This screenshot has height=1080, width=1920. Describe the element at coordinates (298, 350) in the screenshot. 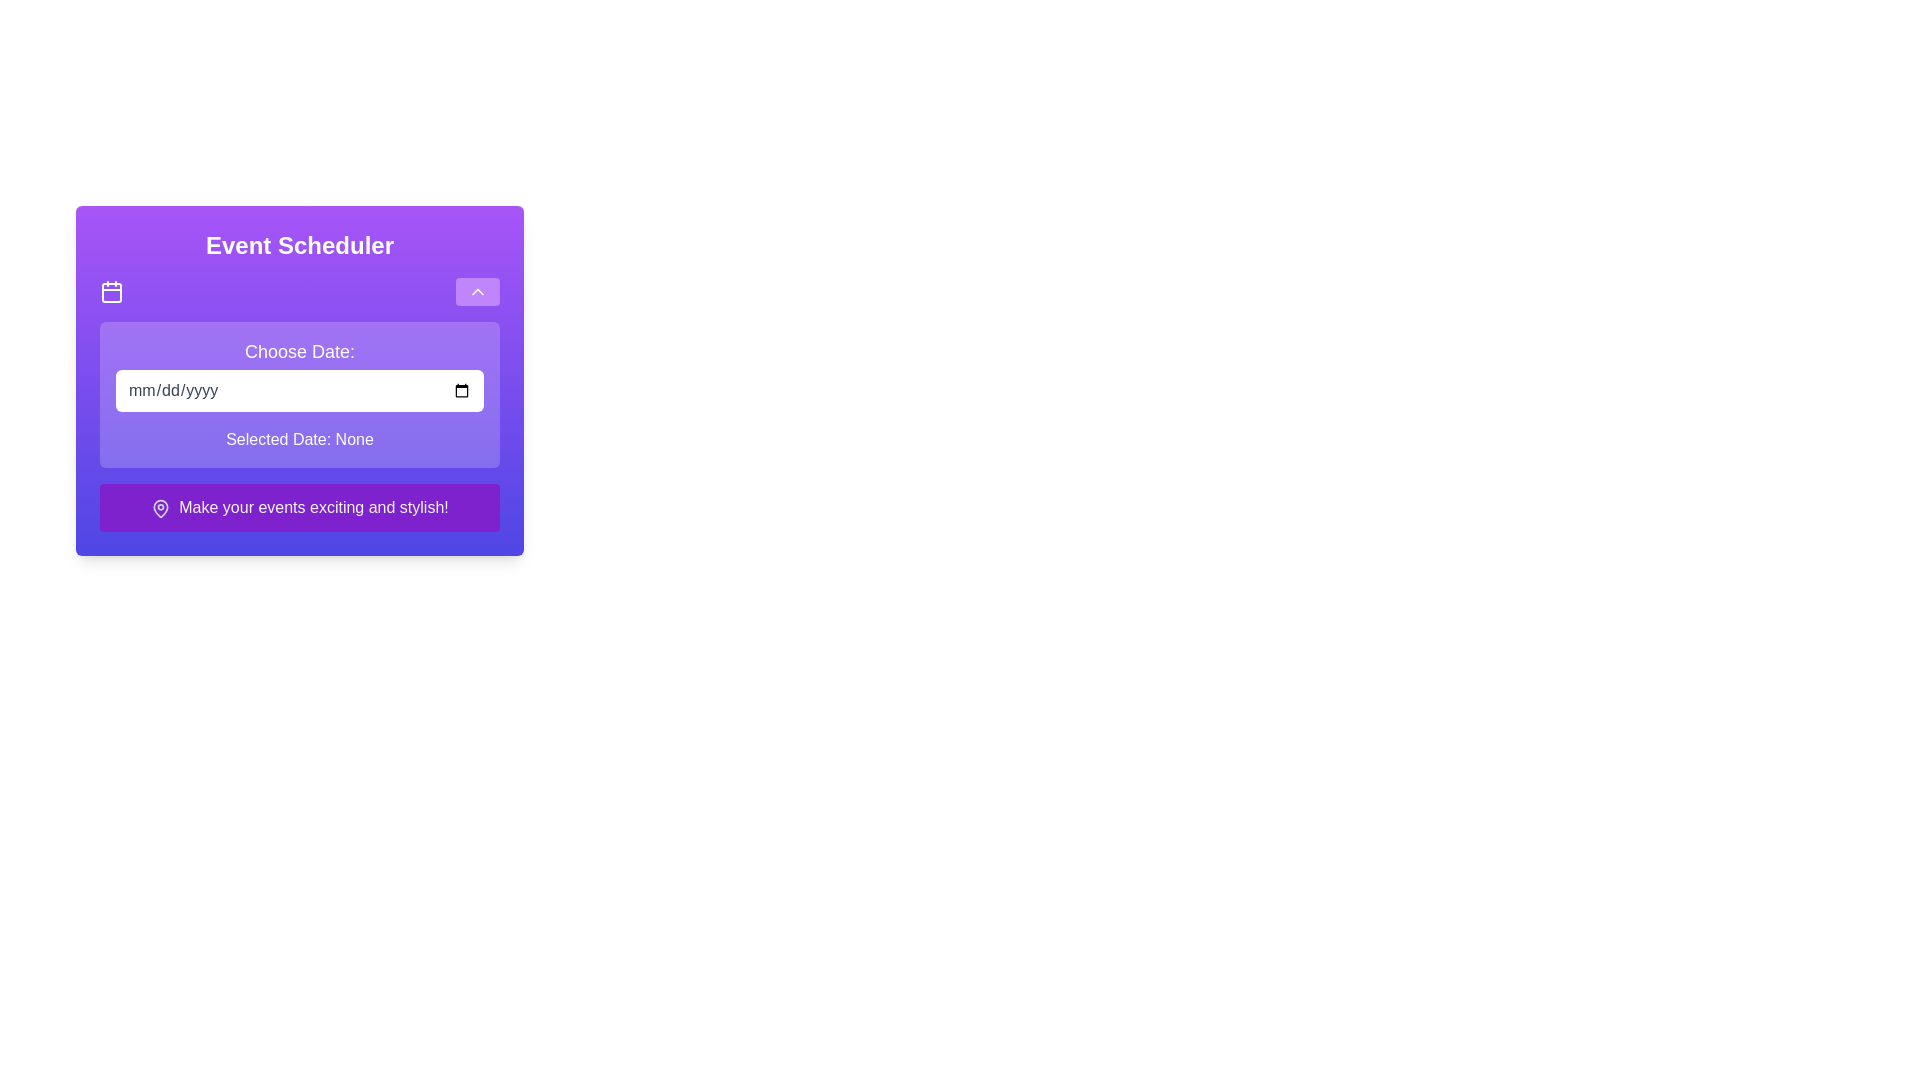

I see `the label 'Choose Date:' which is displayed in white font on a purple background, located within the 'Event Scheduler' panel above the date input field` at that location.